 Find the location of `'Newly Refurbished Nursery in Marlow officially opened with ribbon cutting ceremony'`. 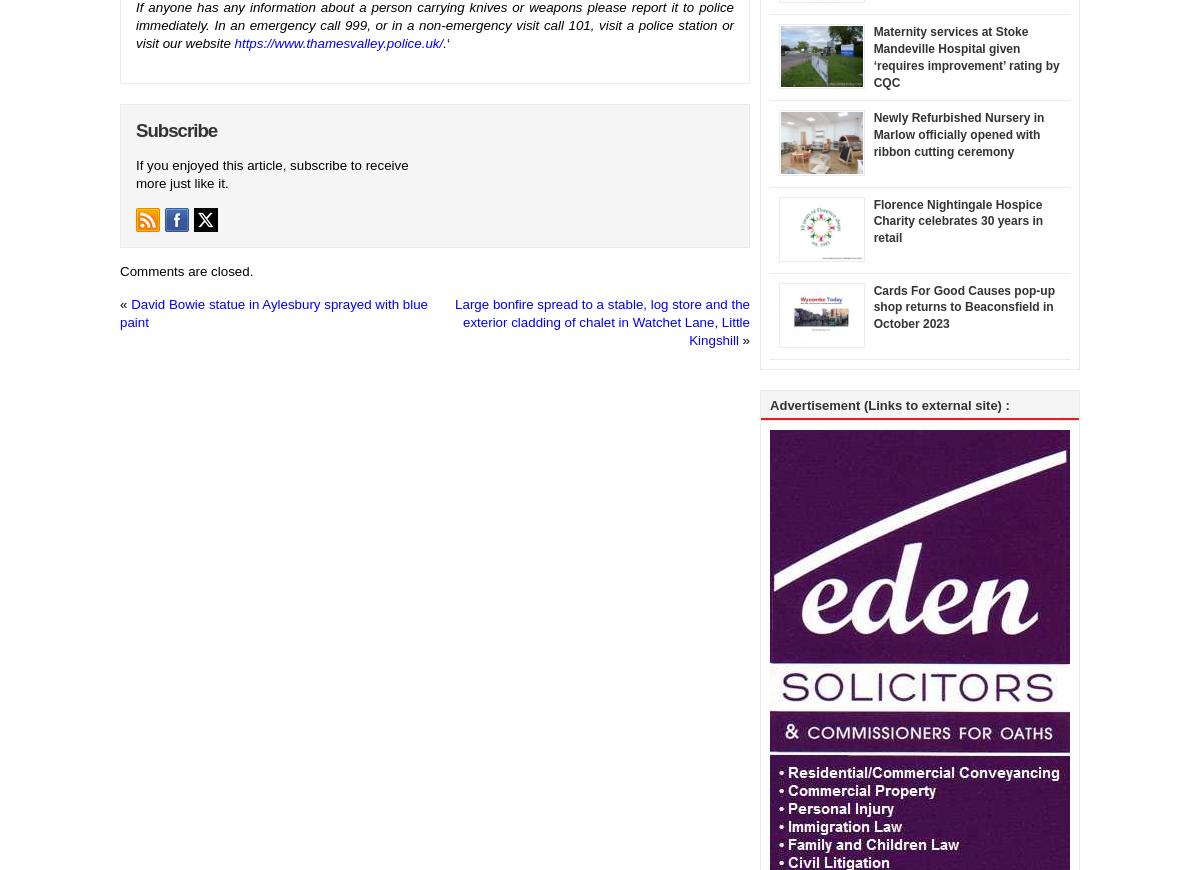

'Newly Refurbished Nursery in Marlow officially opened with ribbon cutting ceremony' is located at coordinates (958, 133).